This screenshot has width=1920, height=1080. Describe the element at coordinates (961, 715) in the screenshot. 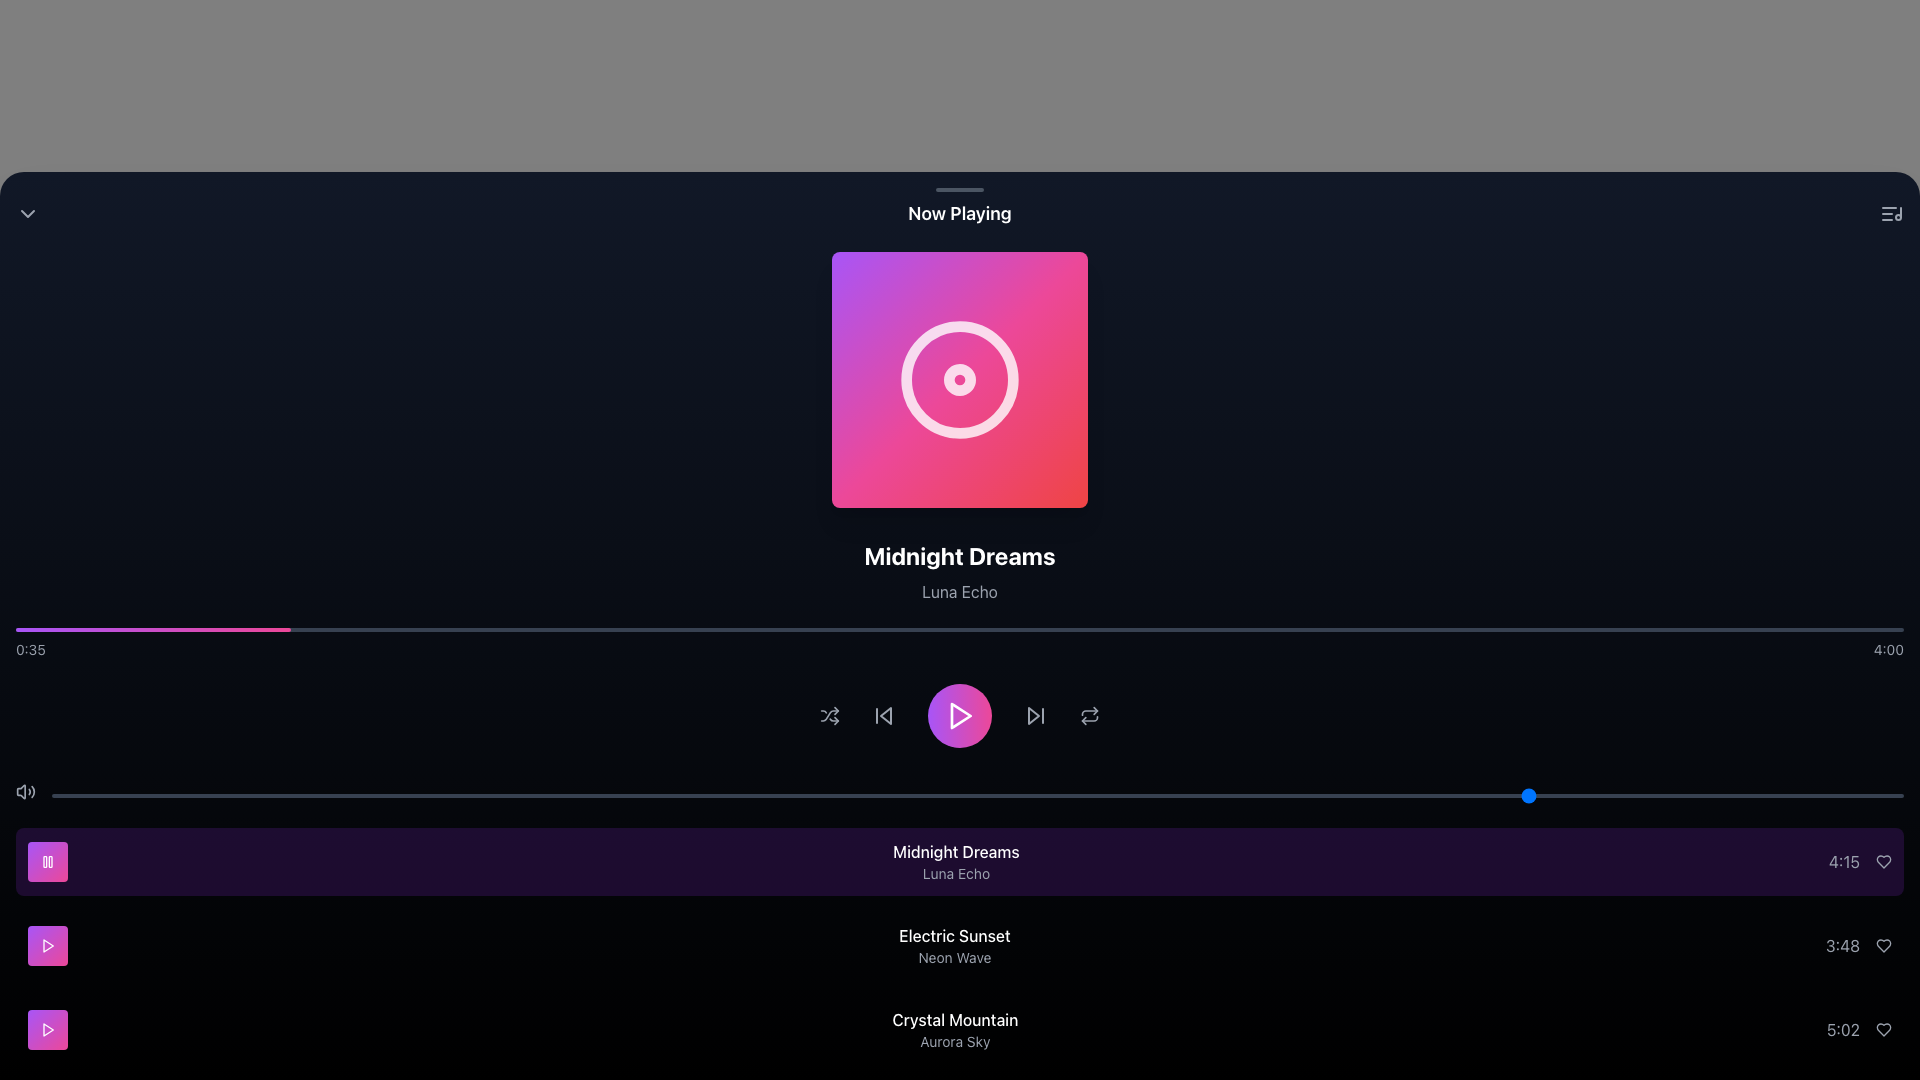

I see `the circular play icon located at the bottom center of the media player interface to play the media` at that location.